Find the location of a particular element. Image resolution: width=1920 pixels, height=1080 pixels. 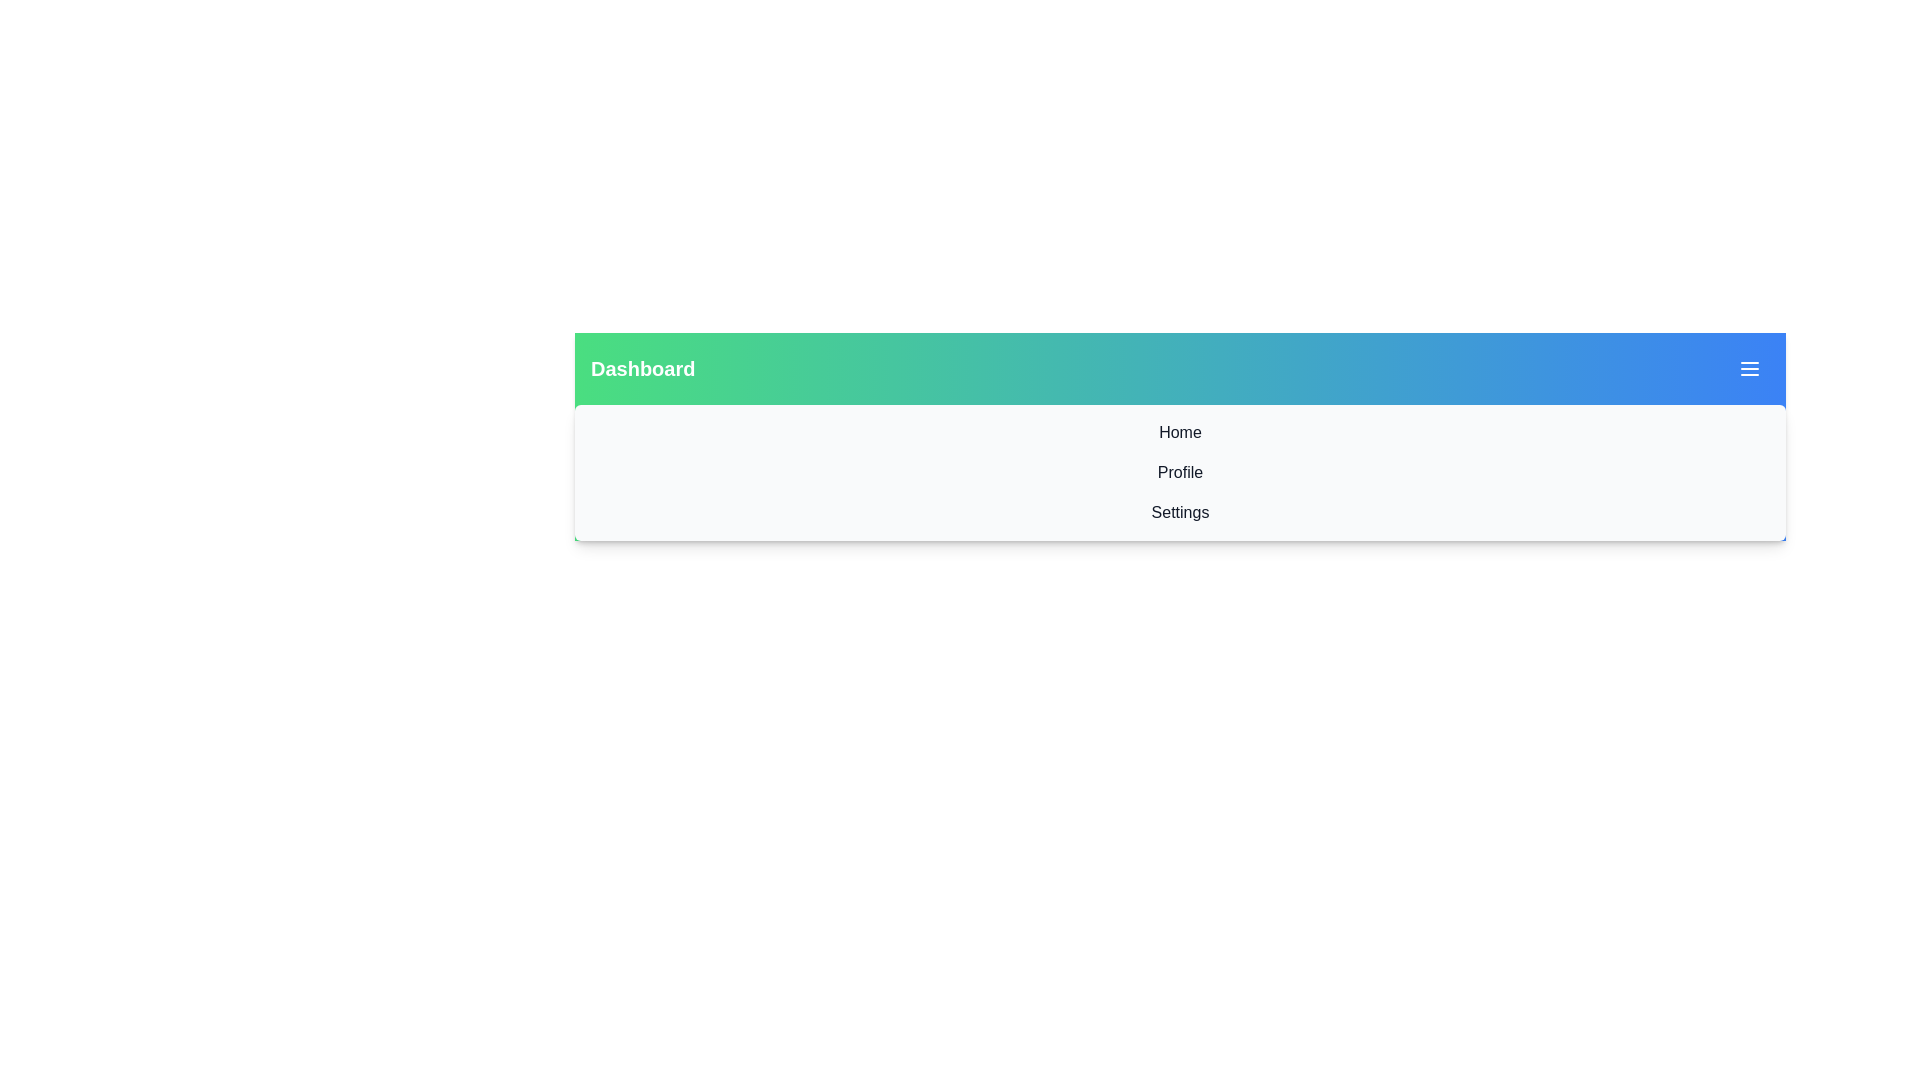

the Menu toggle icon located in the top right corner of the interface is located at coordinates (1749, 369).